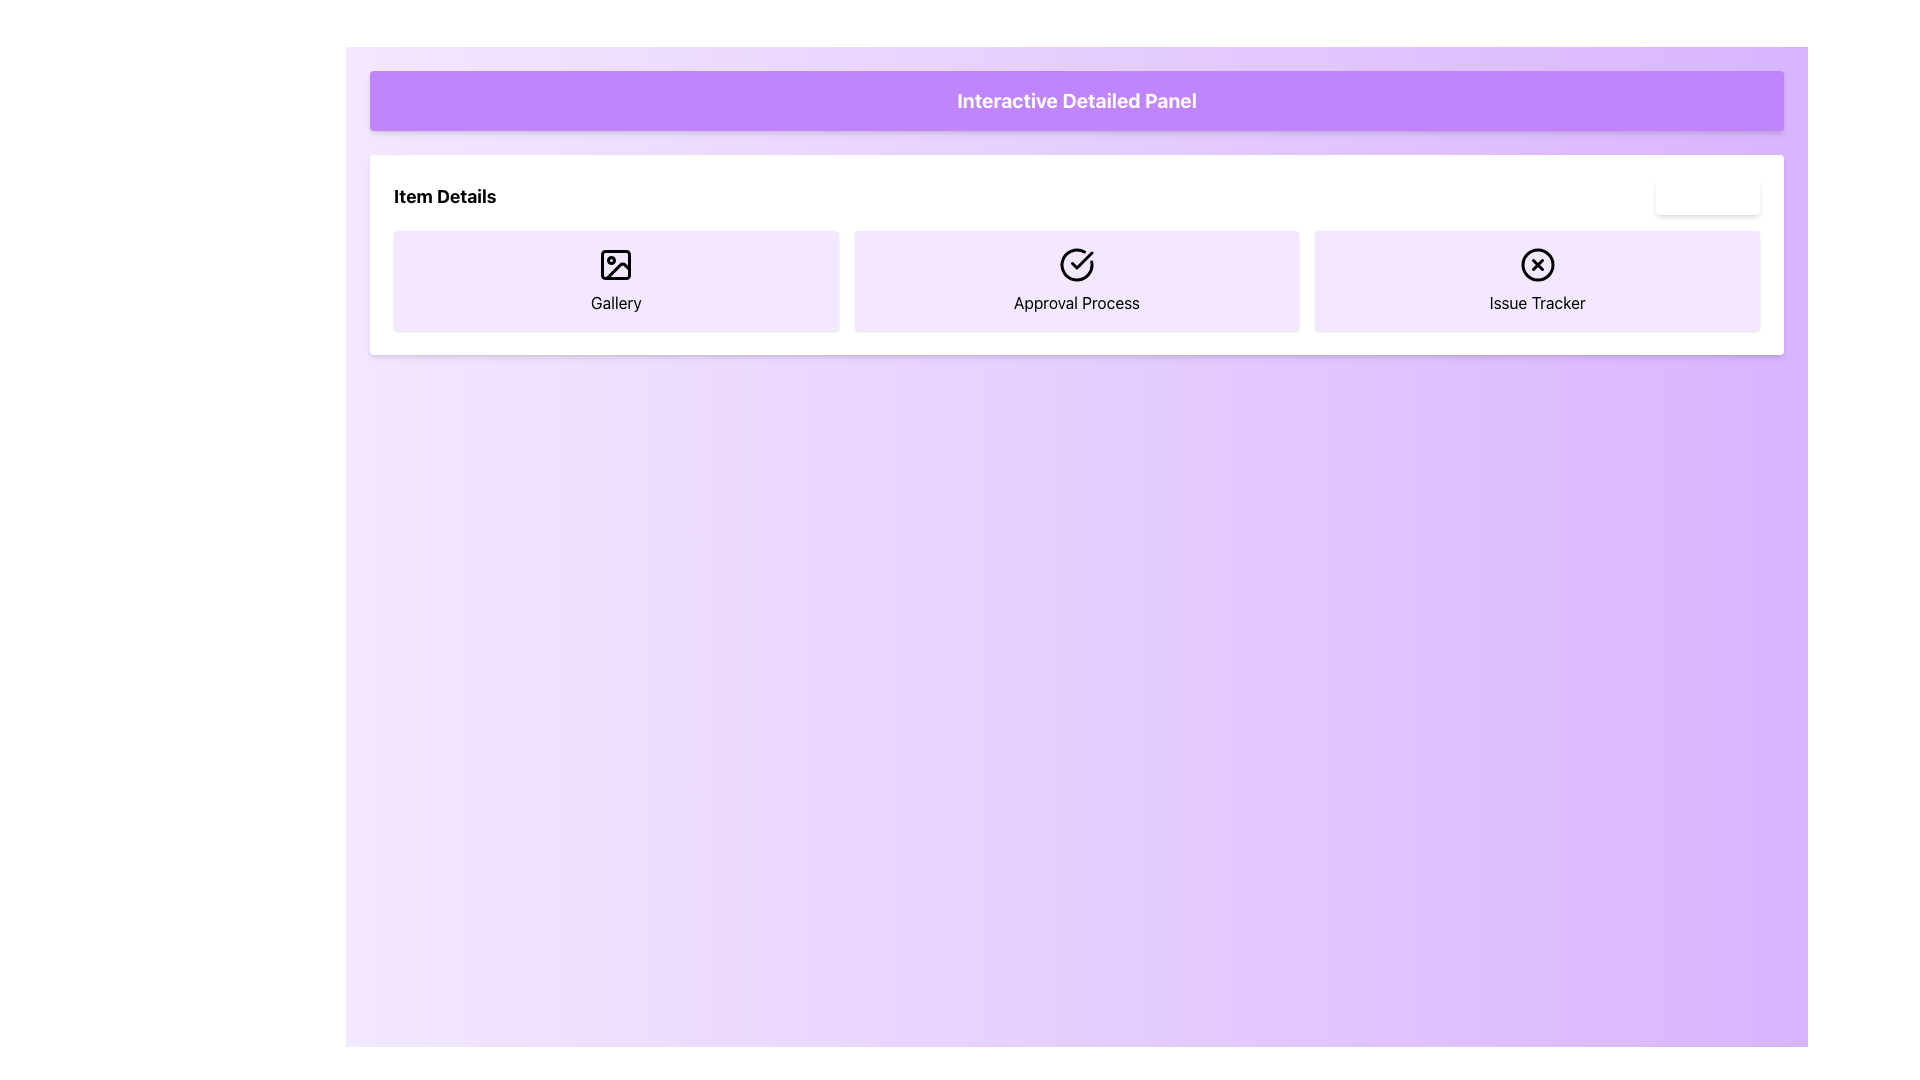 The image size is (1920, 1080). Describe the element at coordinates (1536, 281) in the screenshot. I see `the 'Issue Tracker' button-like card, which is the rightmost card in a set of three horizontally arranged cards` at that location.